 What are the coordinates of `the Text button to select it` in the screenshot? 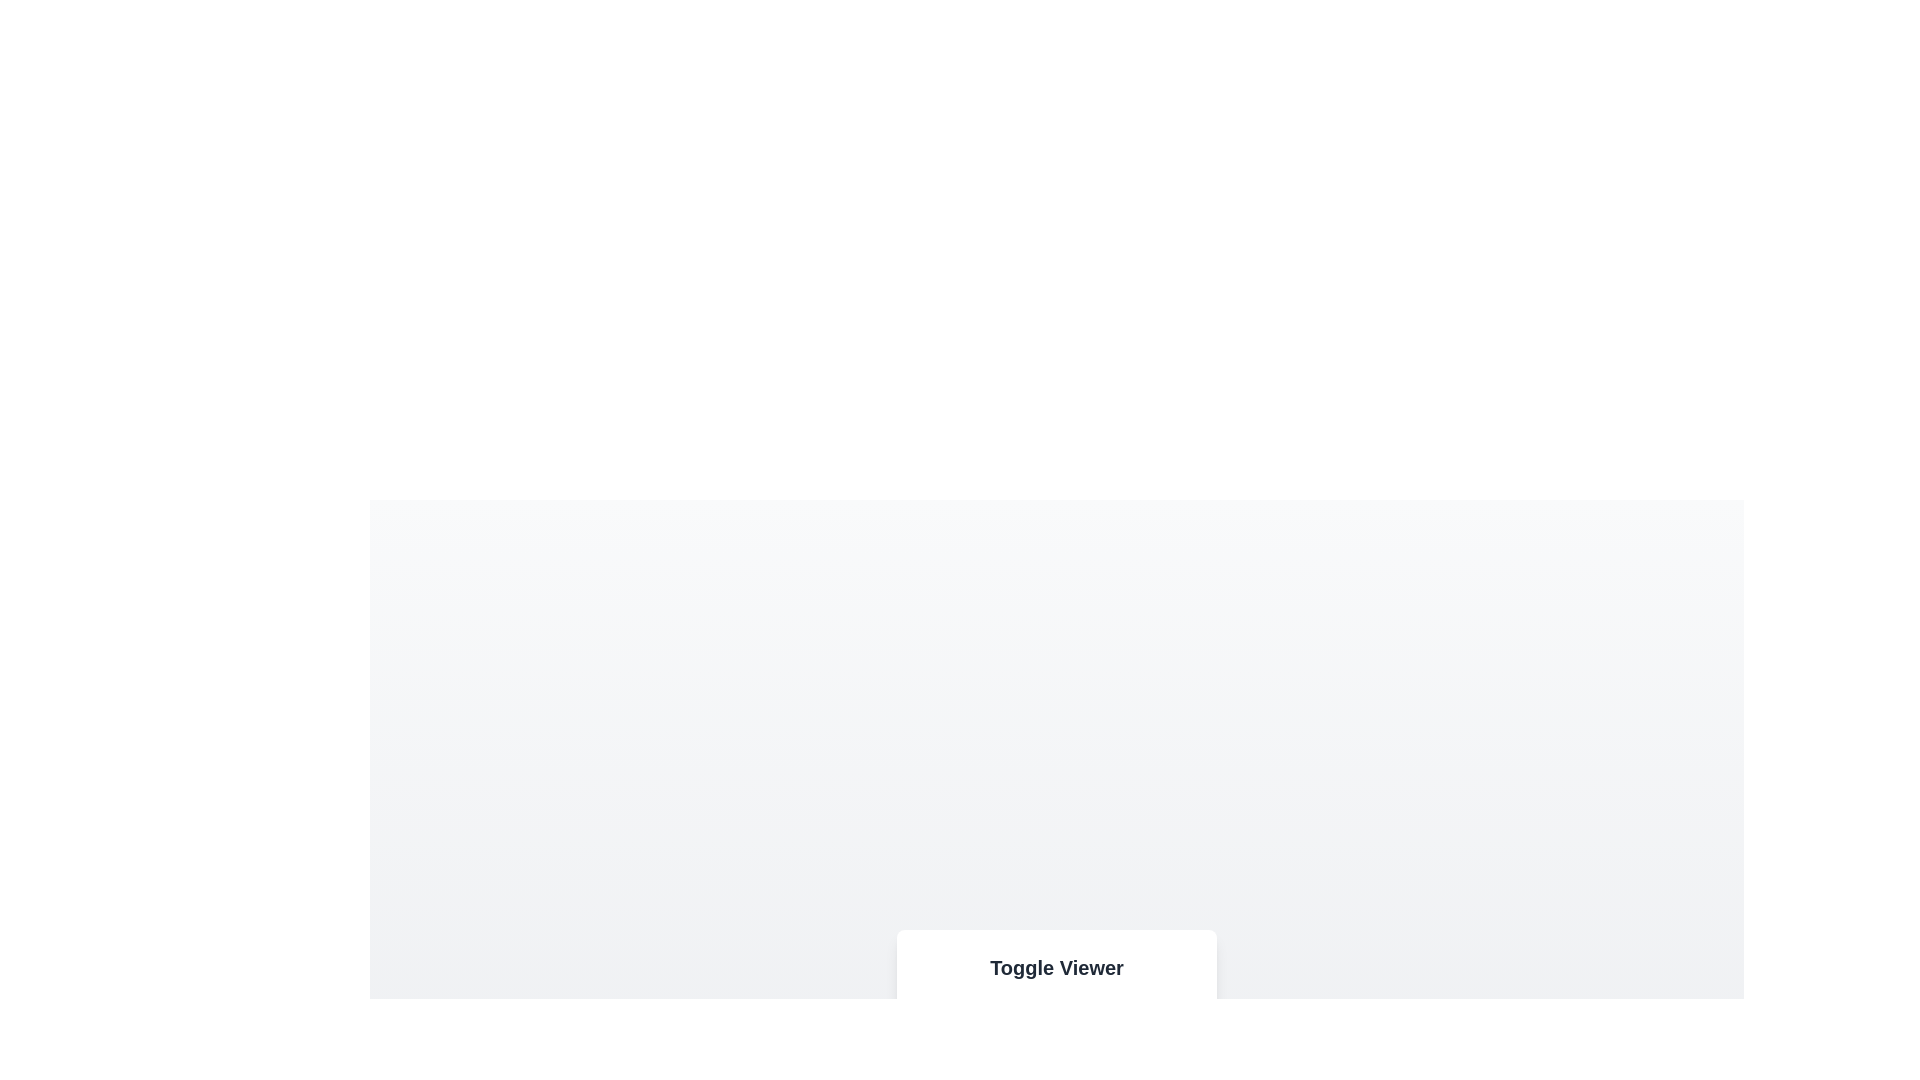 It's located at (1172, 1040).